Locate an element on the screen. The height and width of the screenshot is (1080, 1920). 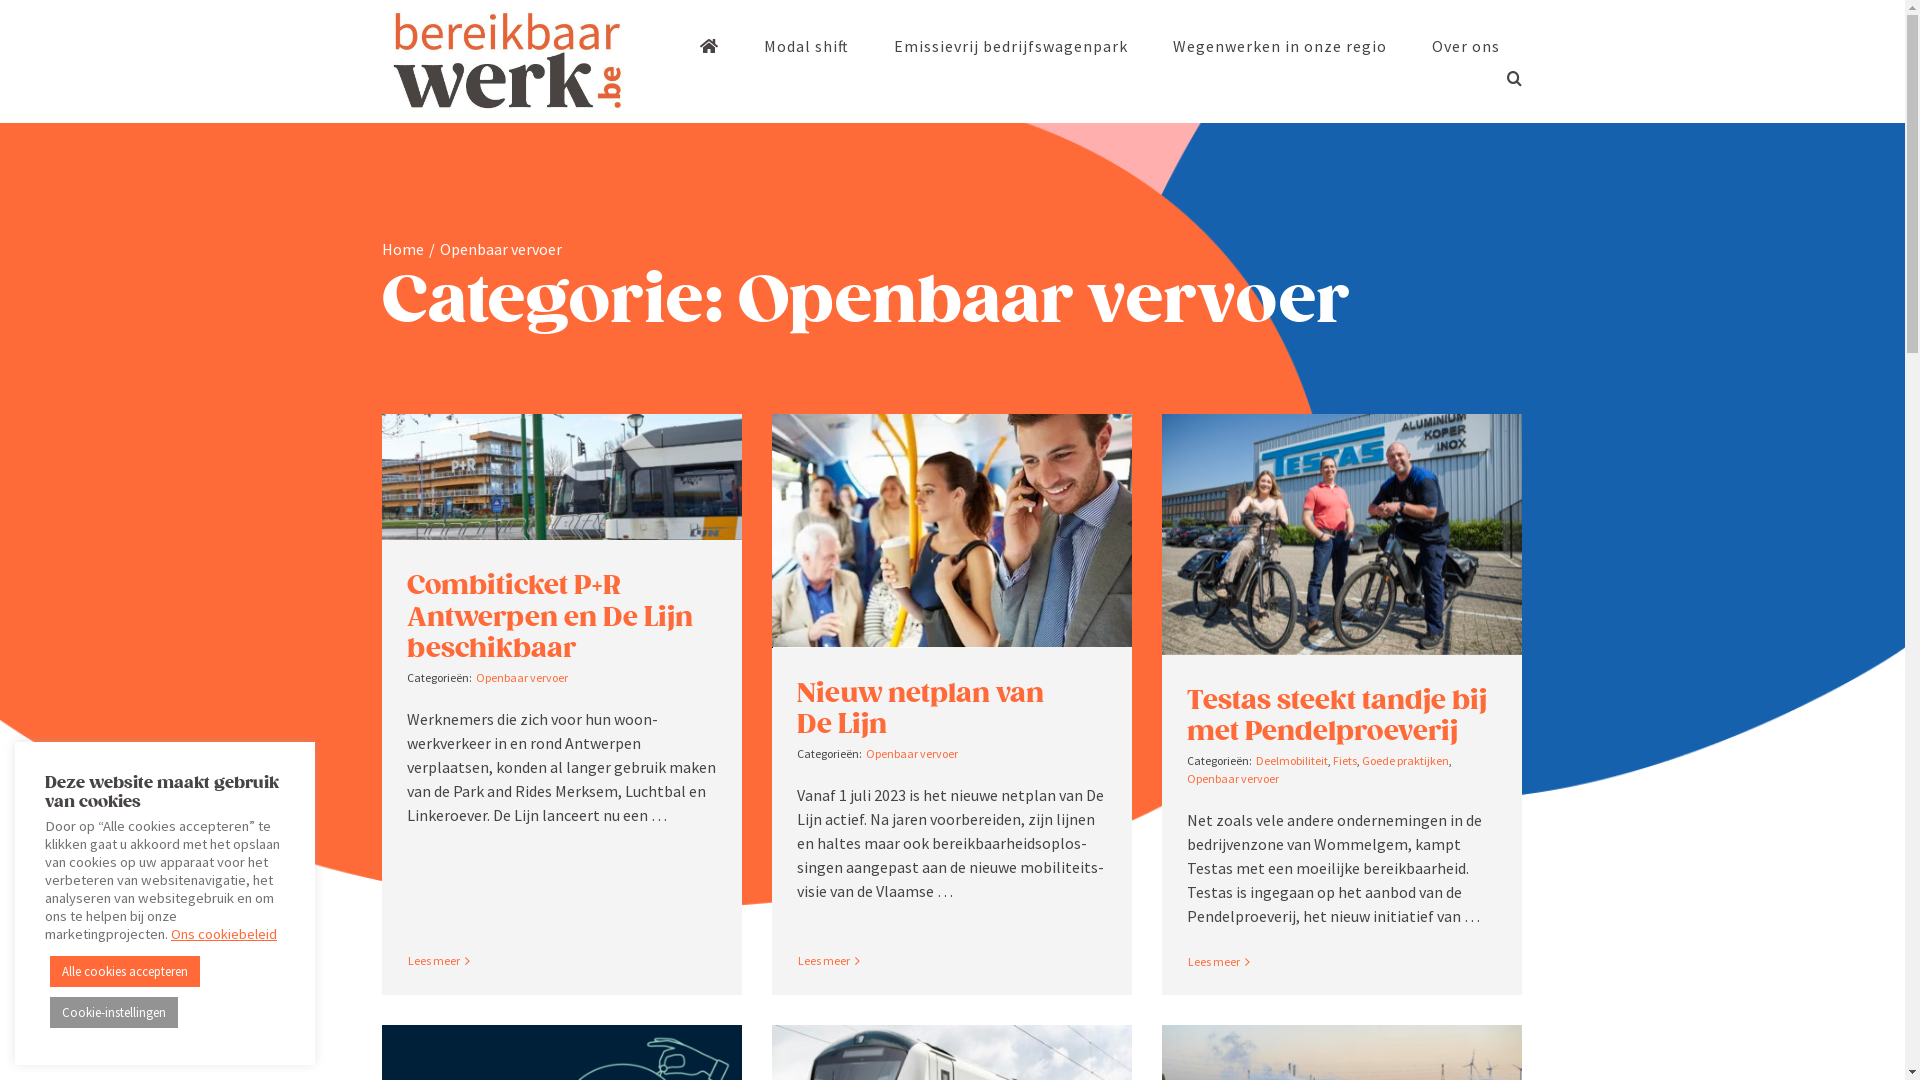
'Search' is located at coordinates (1513, 76).